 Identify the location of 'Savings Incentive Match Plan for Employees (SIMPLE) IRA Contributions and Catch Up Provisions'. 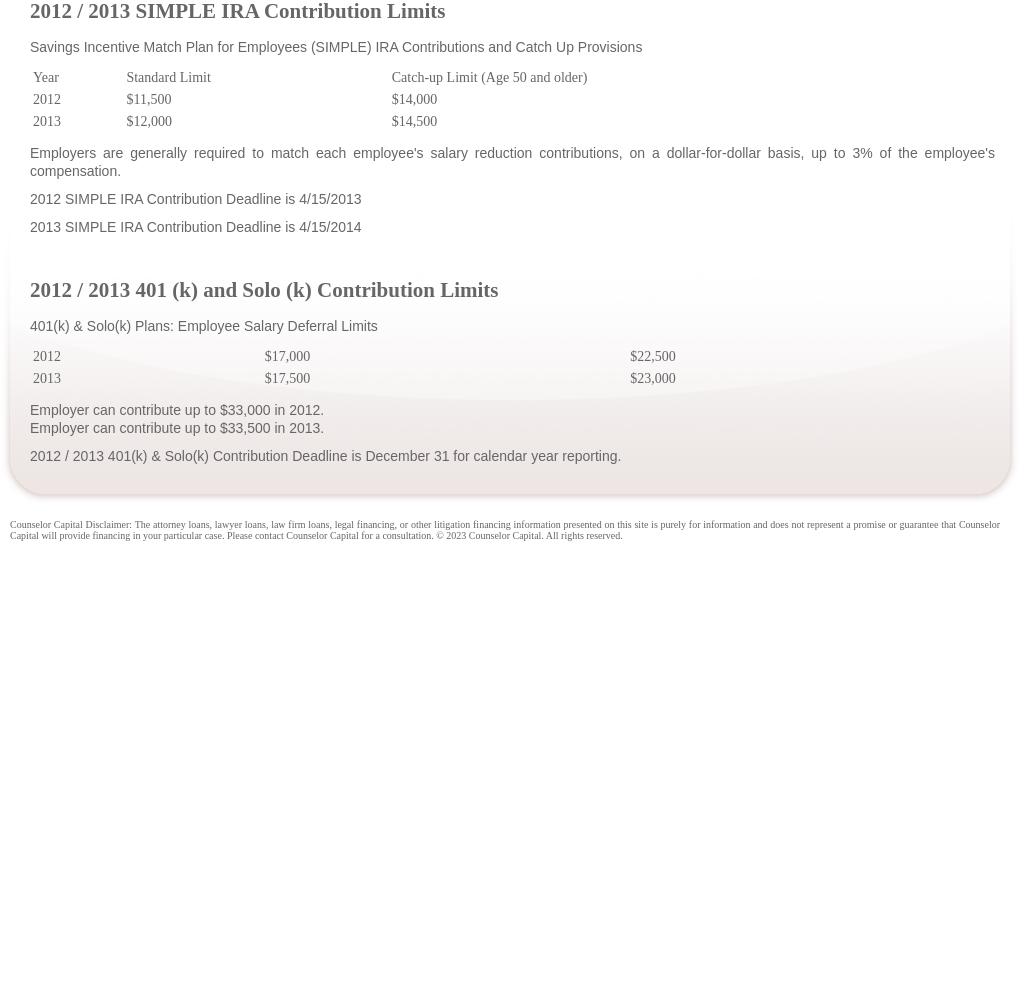
(334, 46).